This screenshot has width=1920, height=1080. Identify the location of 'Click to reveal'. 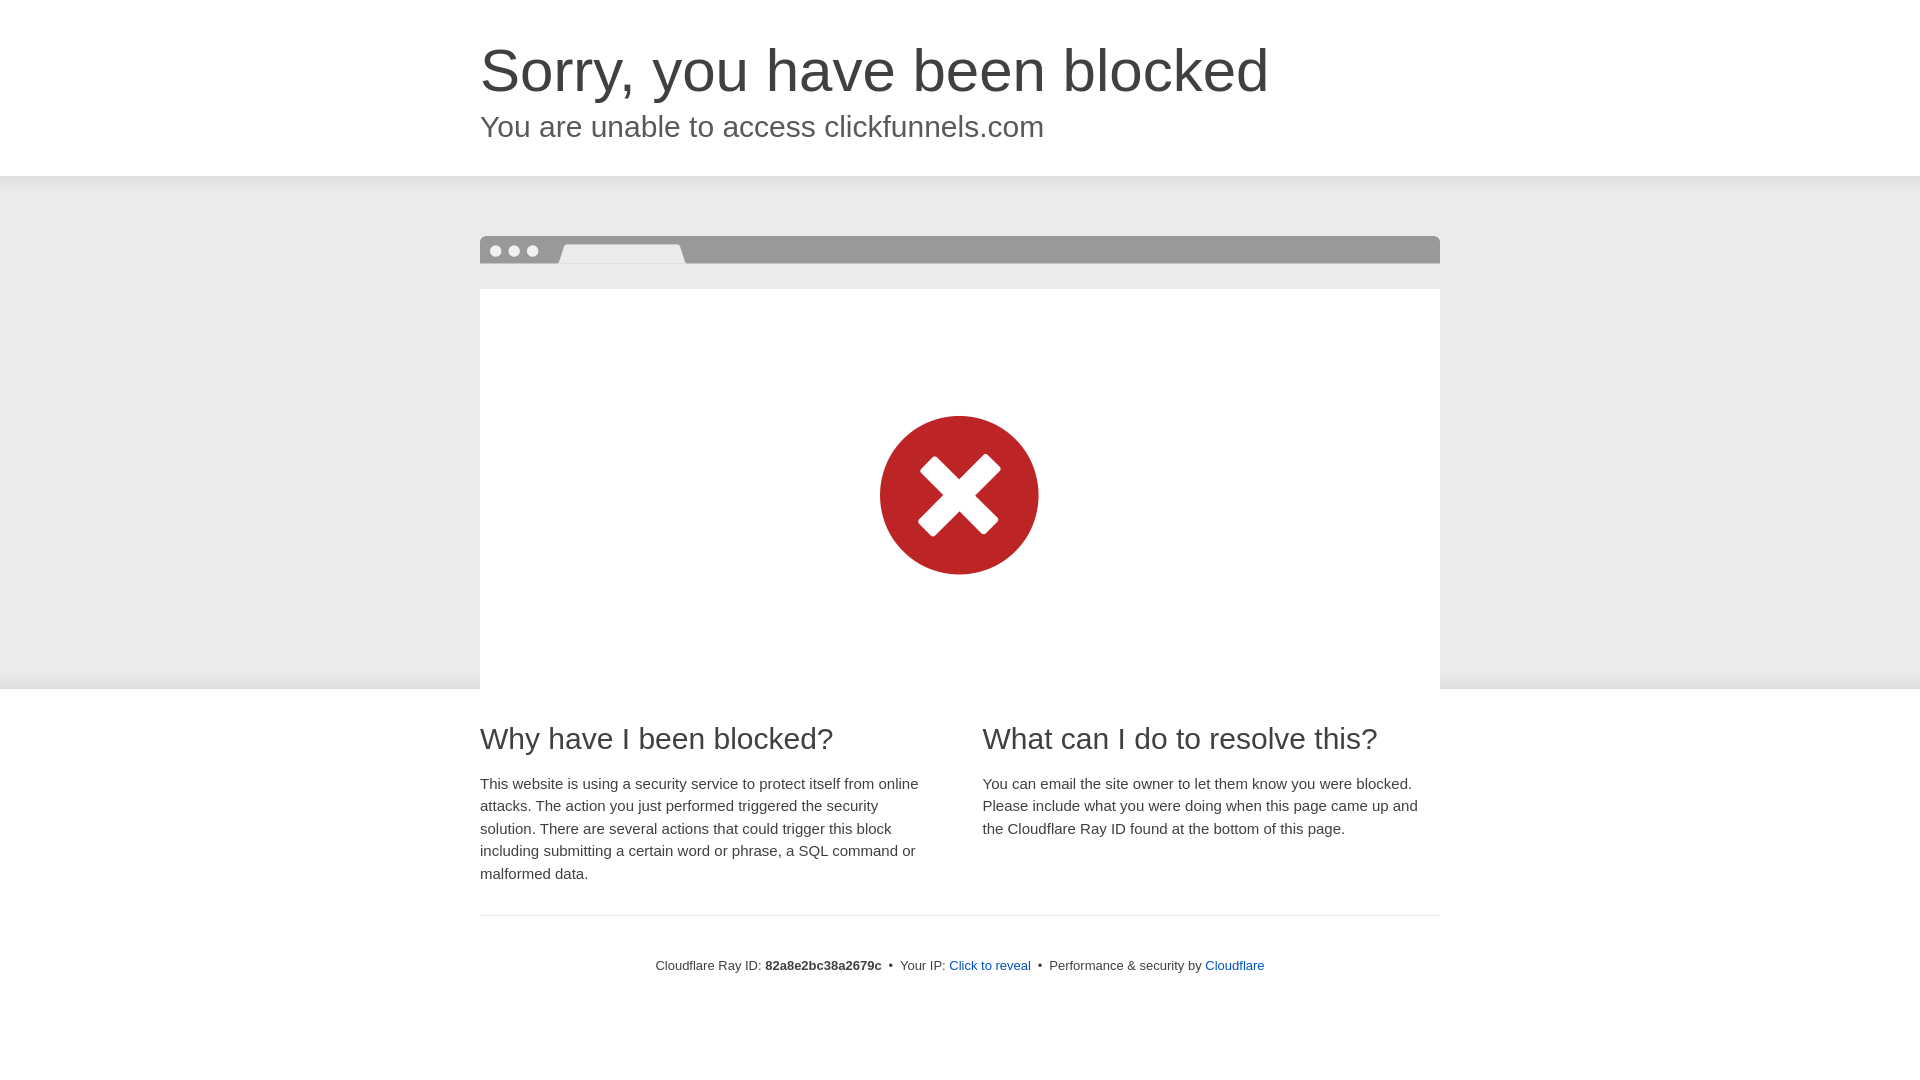
(989, 964).